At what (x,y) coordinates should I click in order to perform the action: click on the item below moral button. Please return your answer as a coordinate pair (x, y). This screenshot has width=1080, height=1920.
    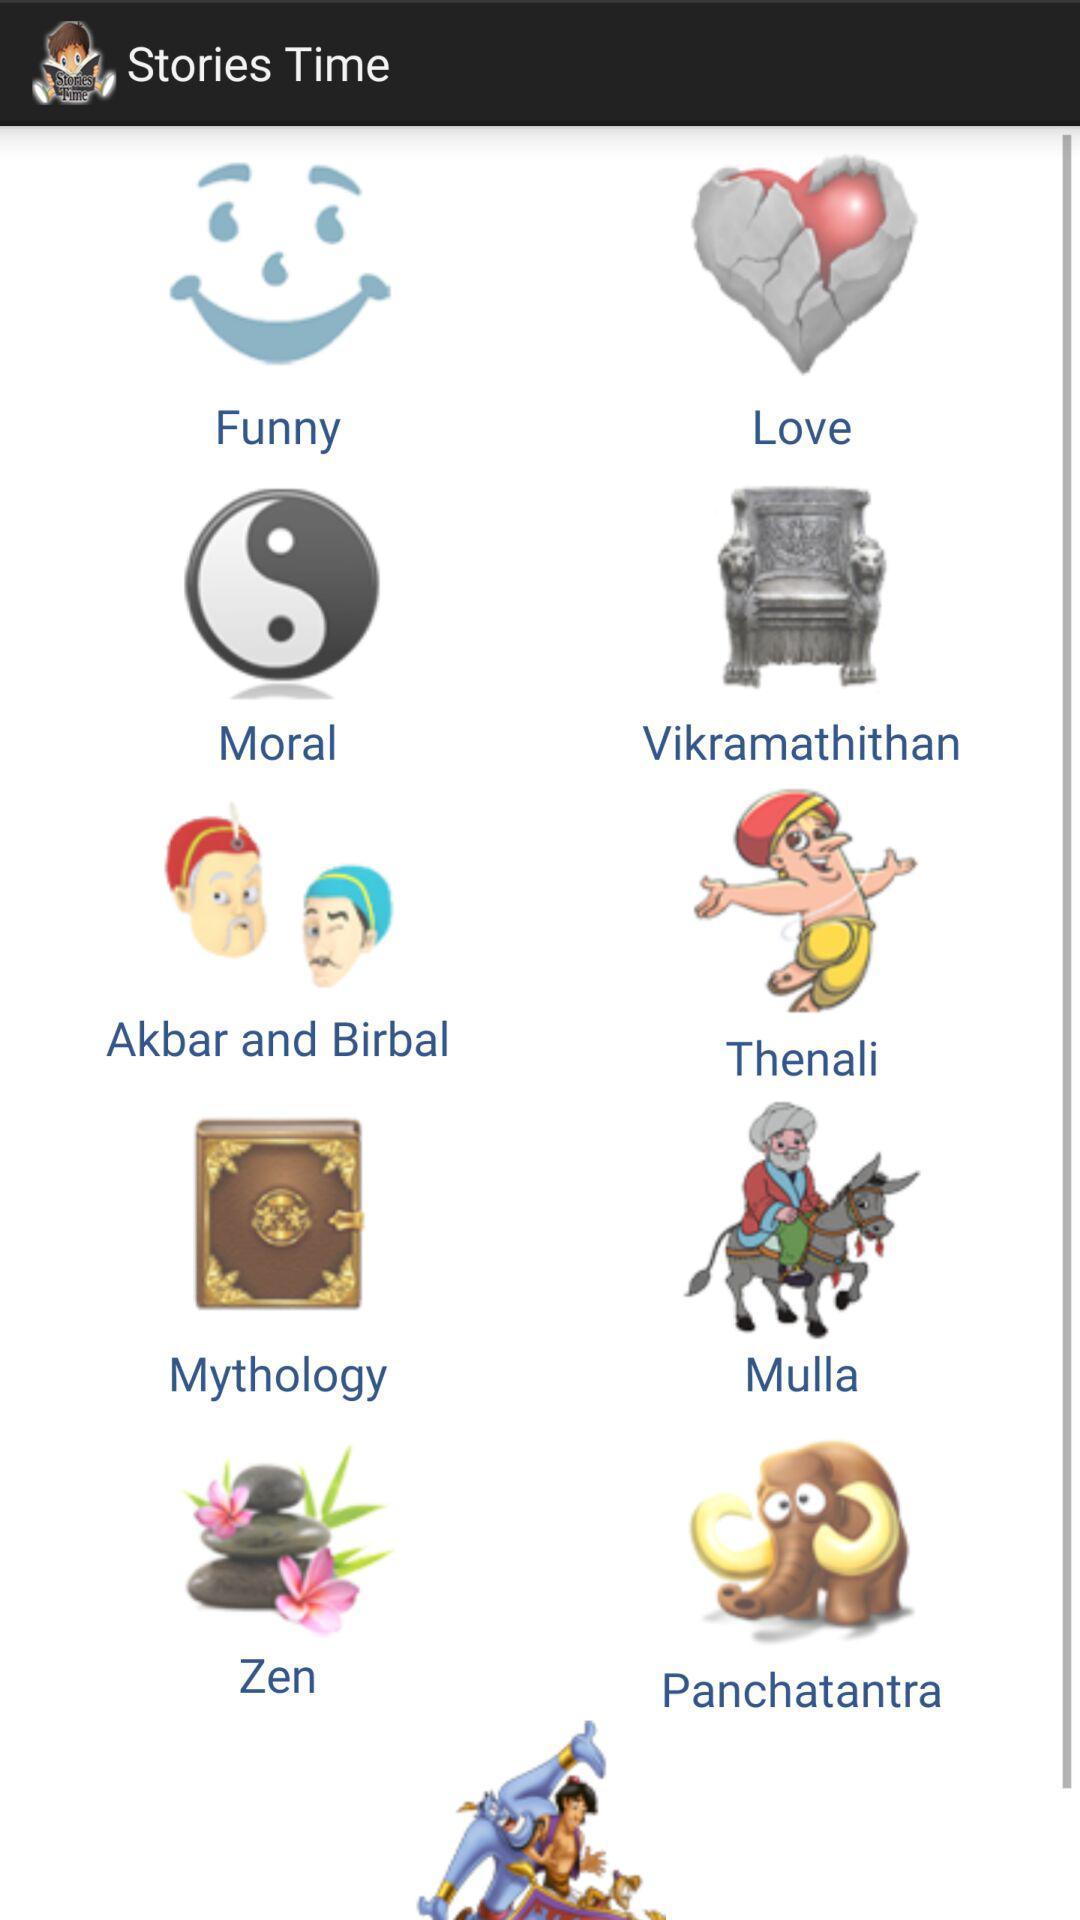
    Looking at the image, I should click on (277, 930).